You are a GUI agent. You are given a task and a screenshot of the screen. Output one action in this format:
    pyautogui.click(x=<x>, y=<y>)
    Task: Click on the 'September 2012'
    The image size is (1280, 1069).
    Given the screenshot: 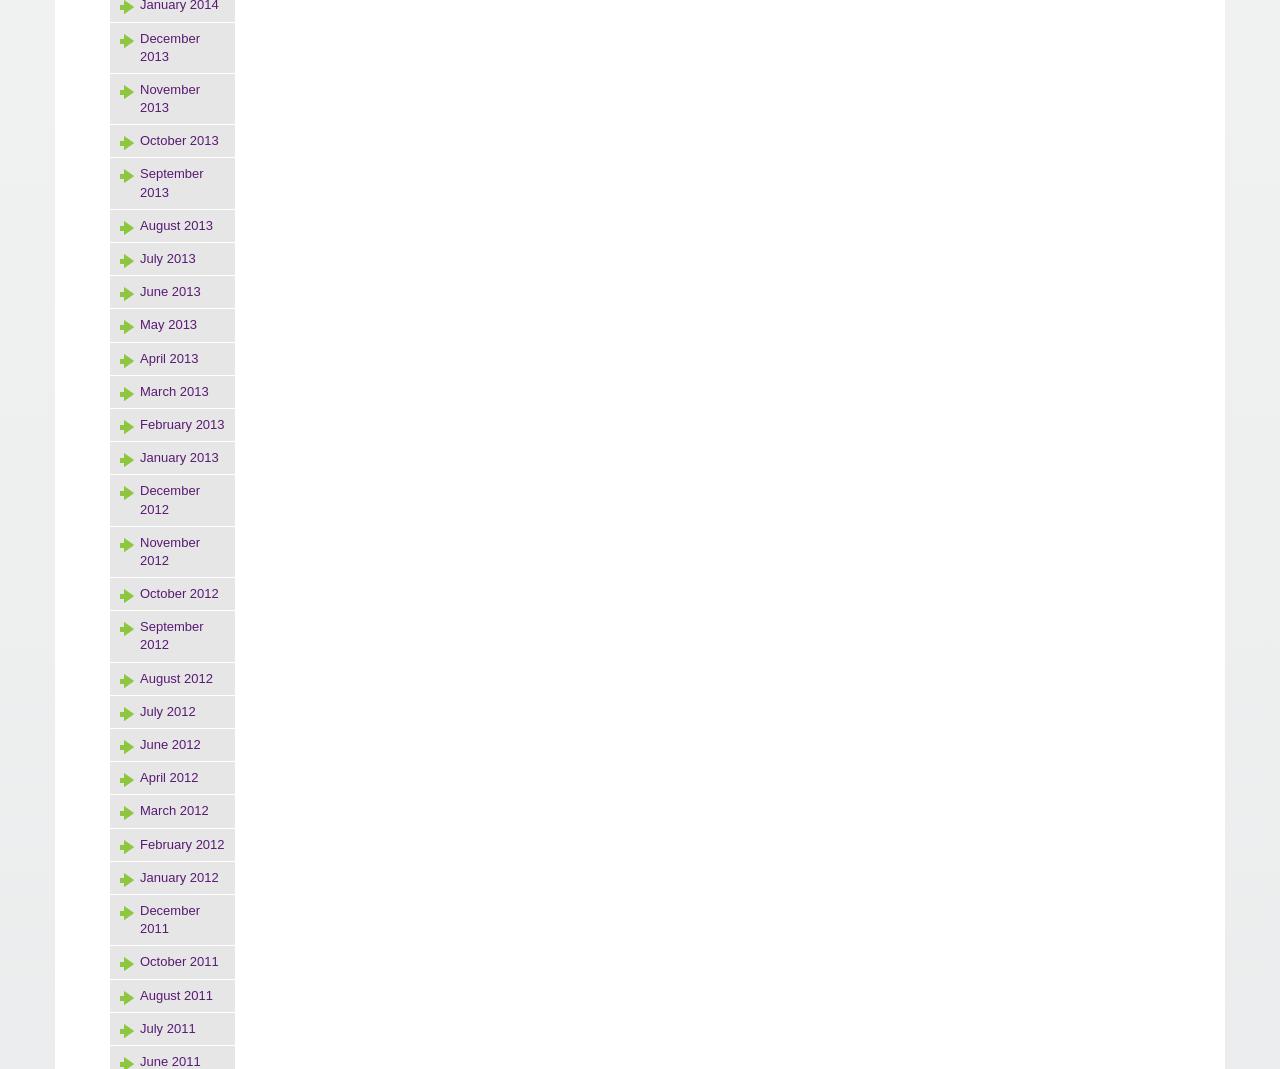 What is the action you would take?
    pyautogui.click(x=171, y=635)
    